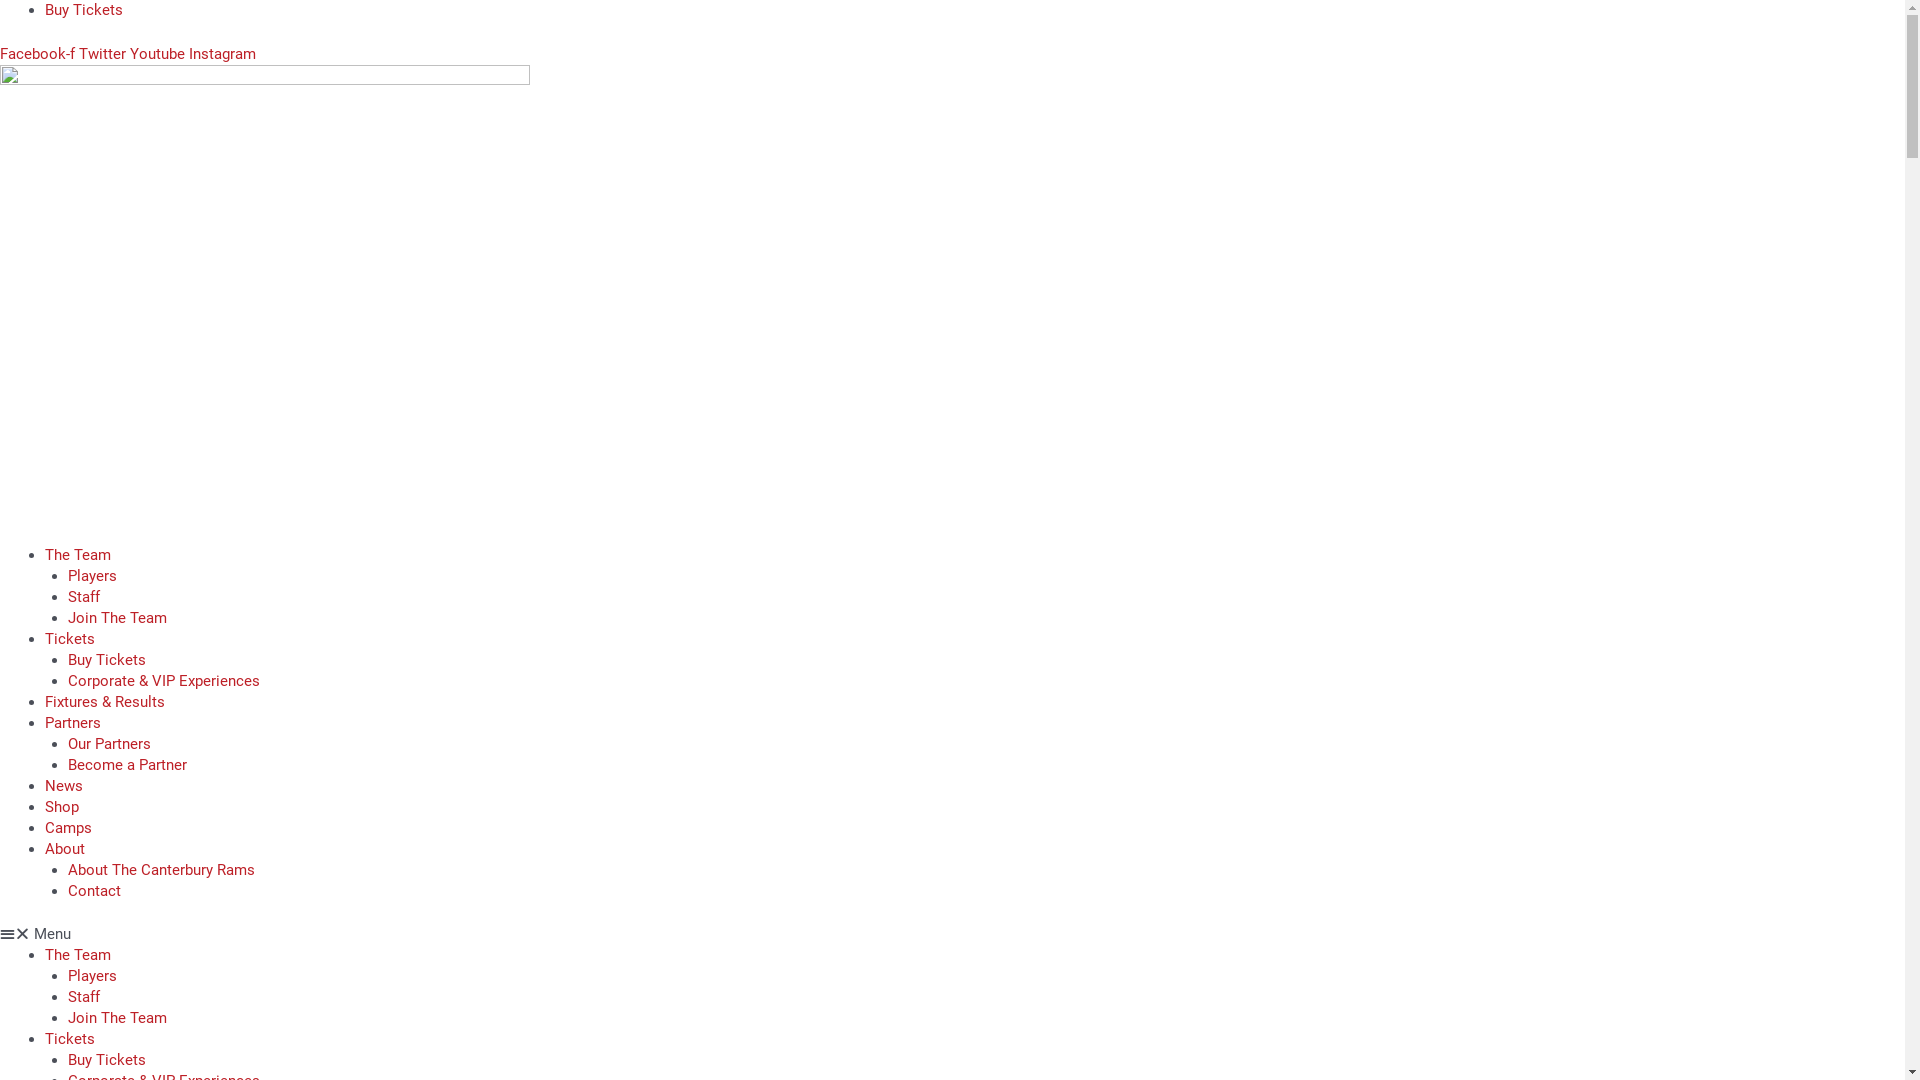 The image size is (1920, 1080). Describe the element at coordinates (93, 890) in the screenshot. I see `'Contact'` at that location.